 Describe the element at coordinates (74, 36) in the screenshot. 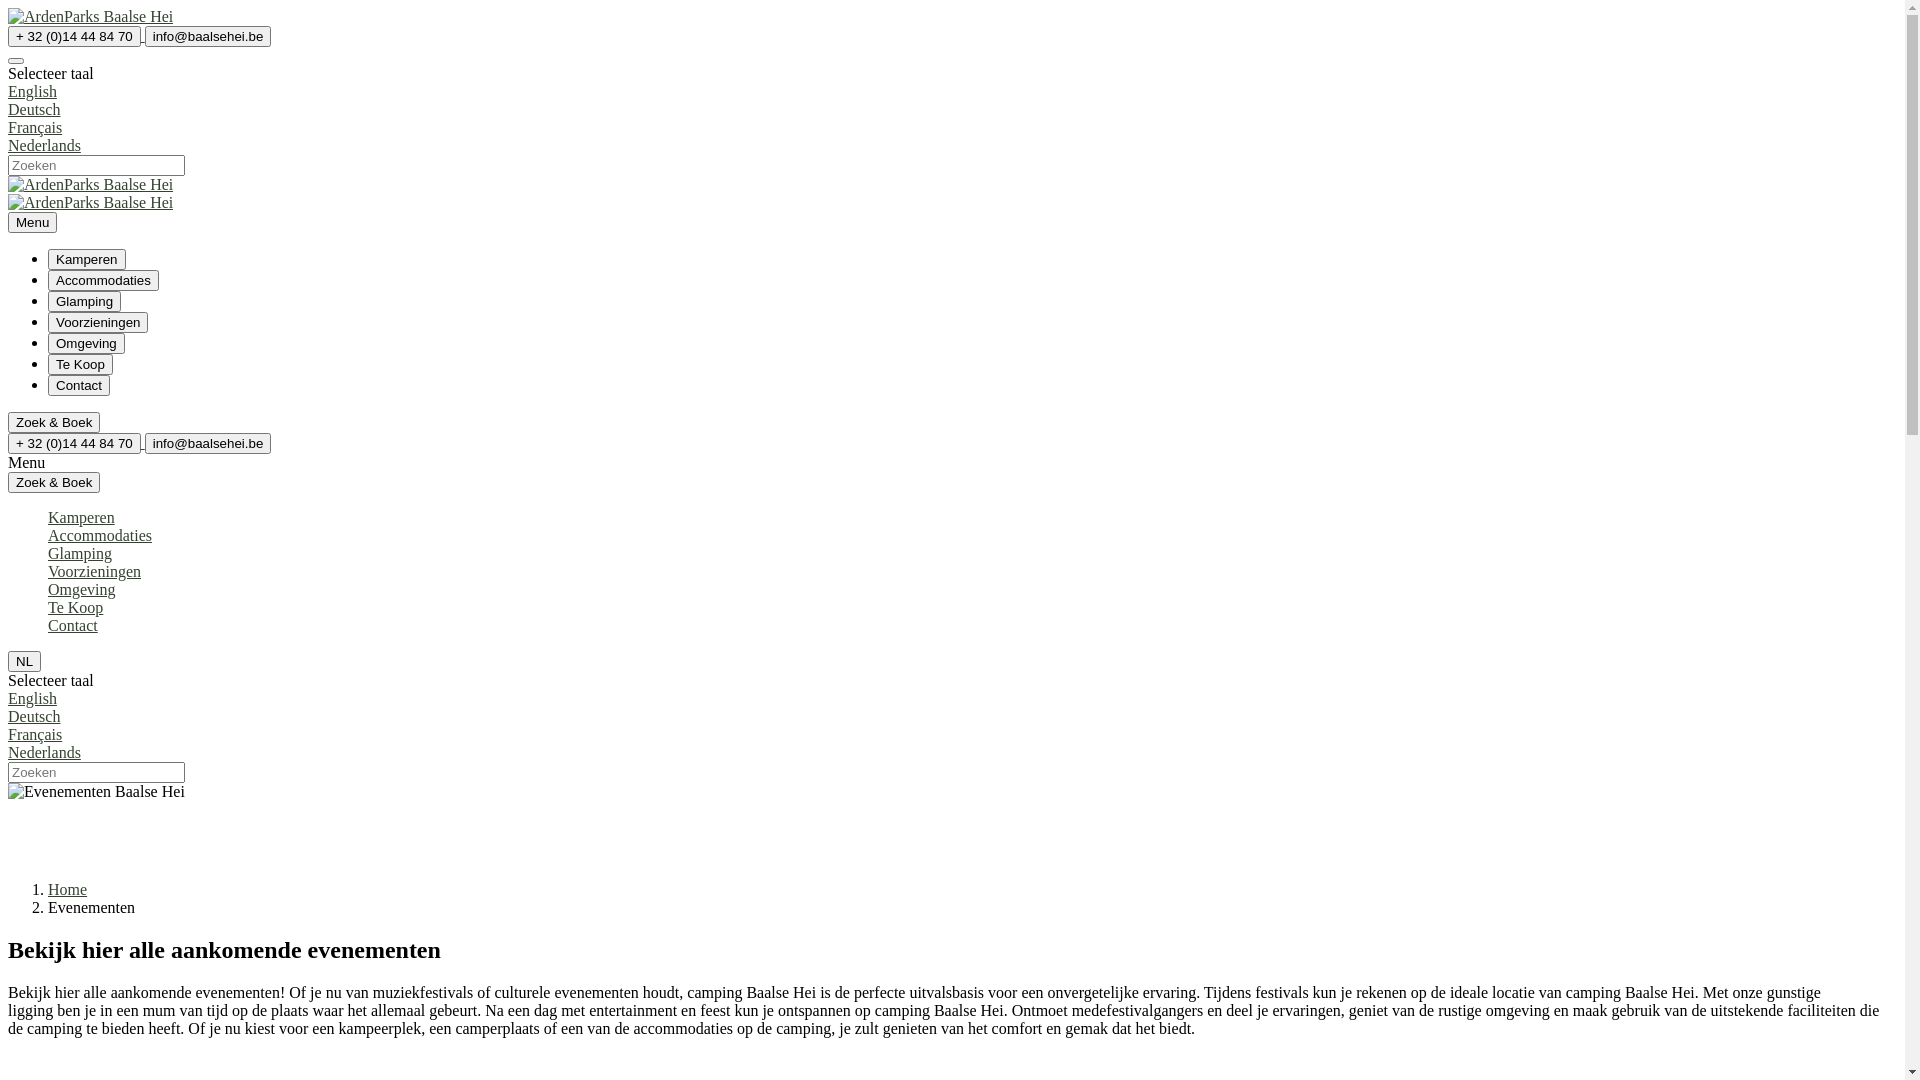

I see `'+ 32 (0)14 44 84 70'` at that location.